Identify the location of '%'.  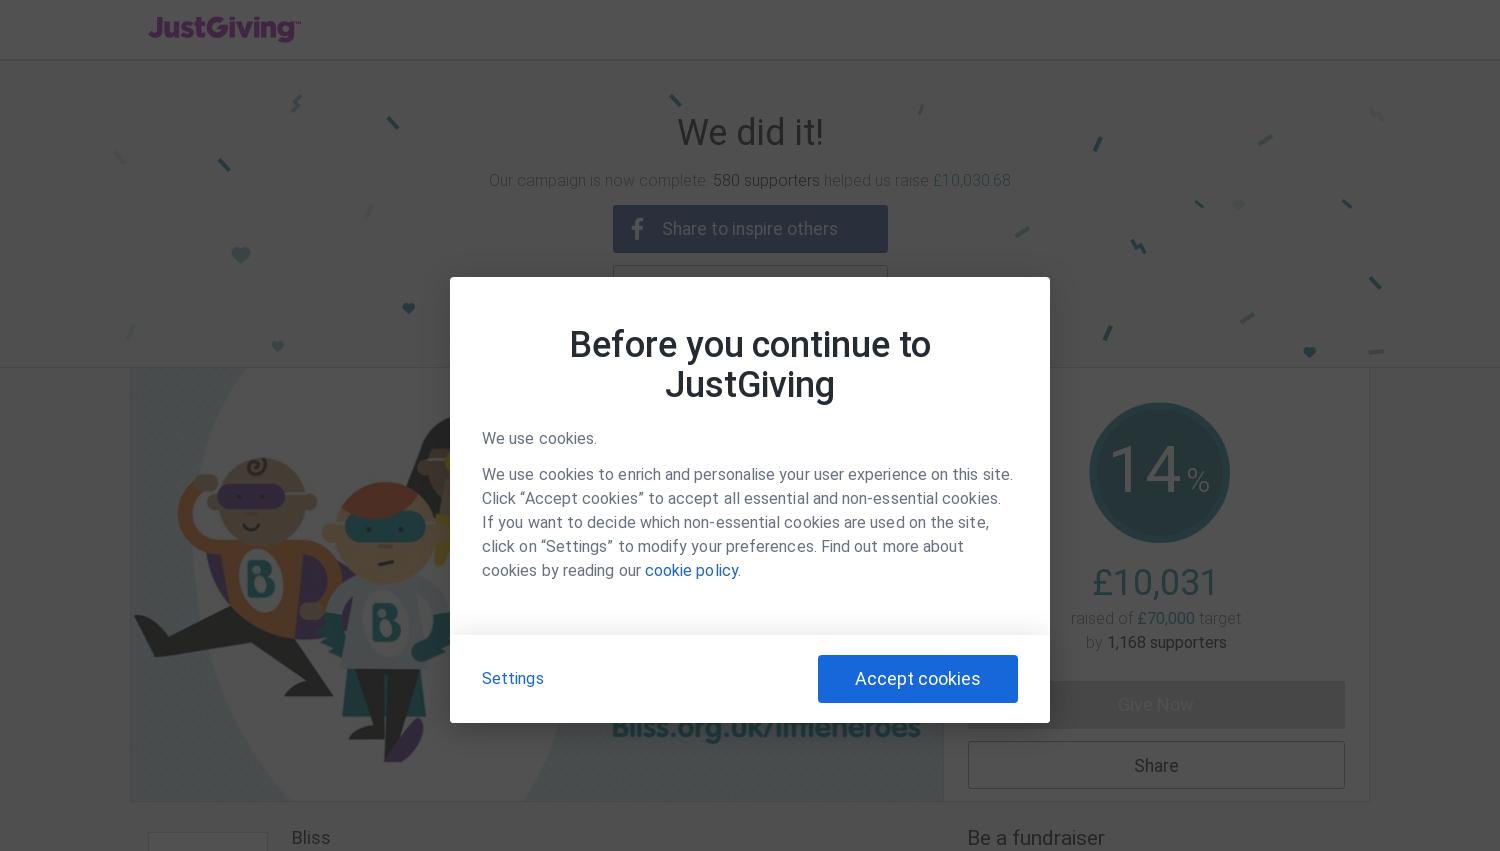
(1186, 478).